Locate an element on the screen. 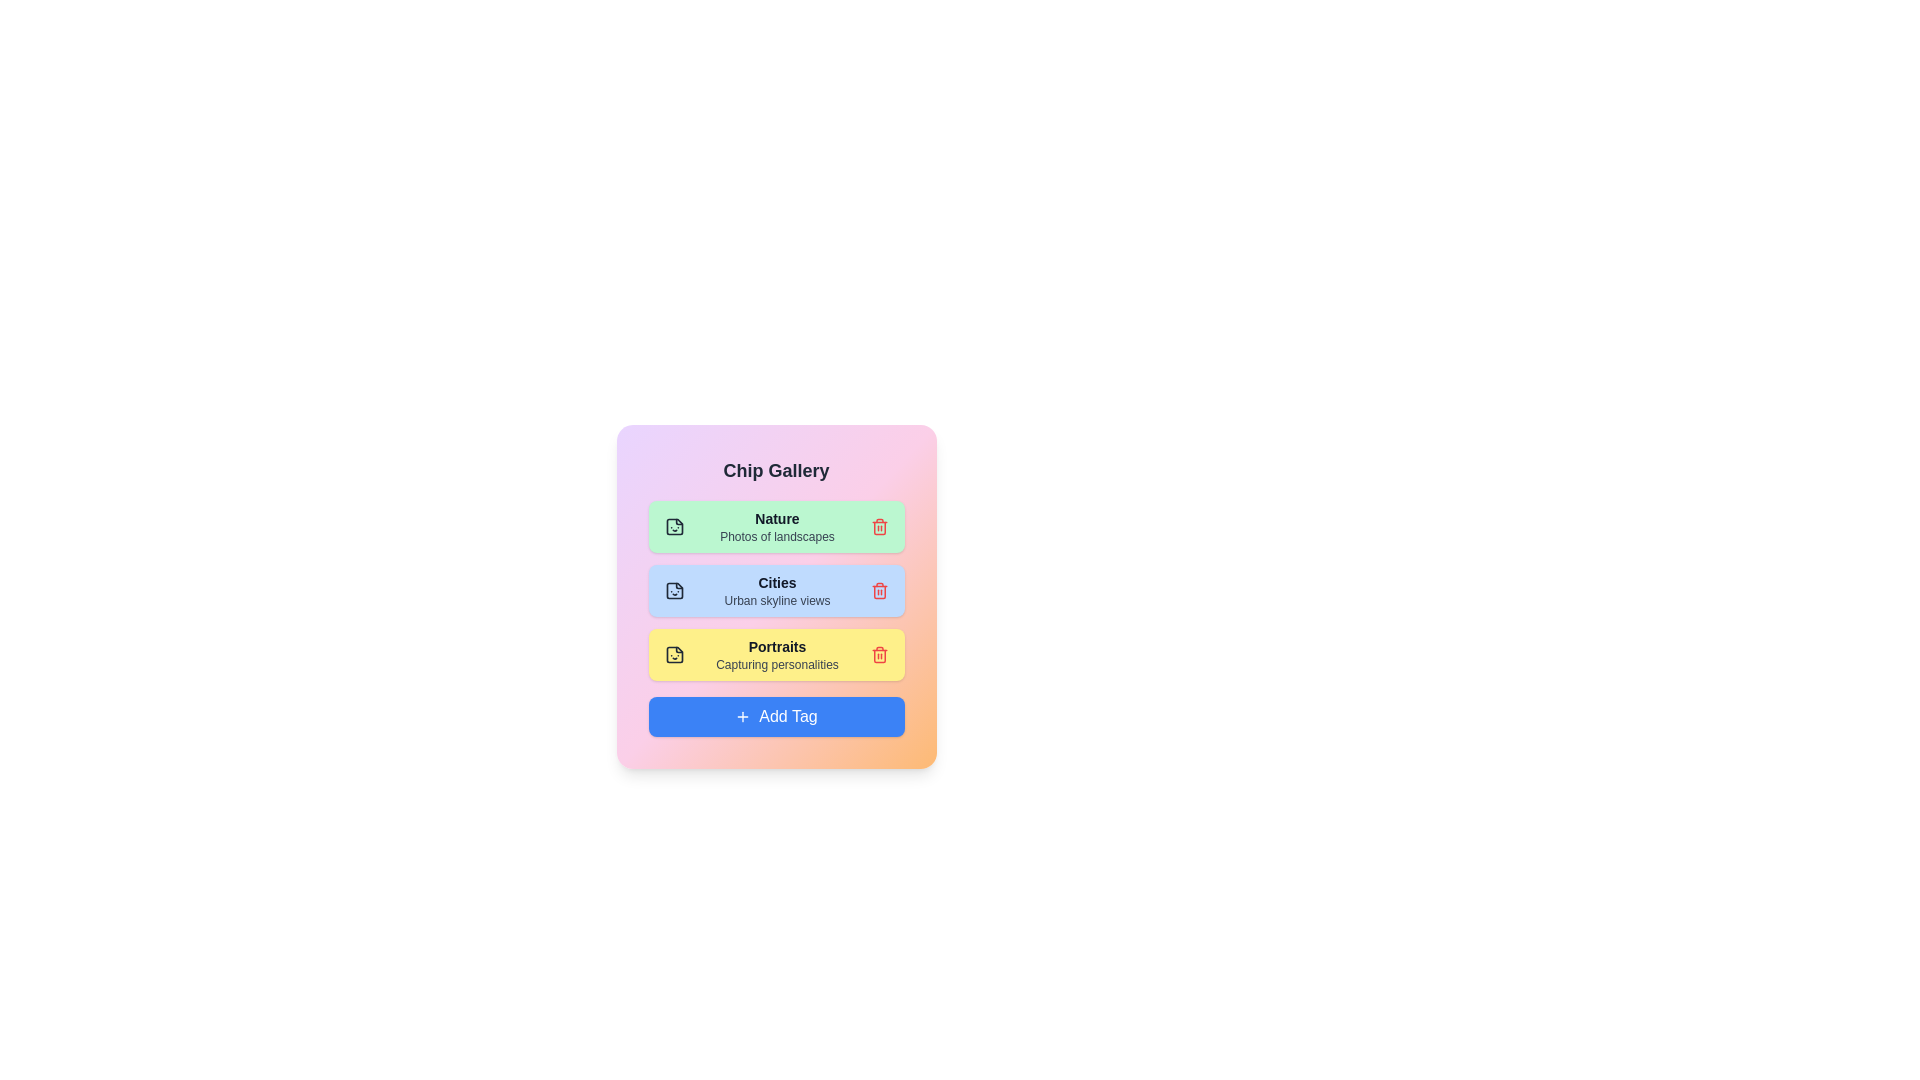 The height and width of the screenshot is (1080, 1920). the sticker icon of the tag labeled Nature is located at coordinates (674, 526).